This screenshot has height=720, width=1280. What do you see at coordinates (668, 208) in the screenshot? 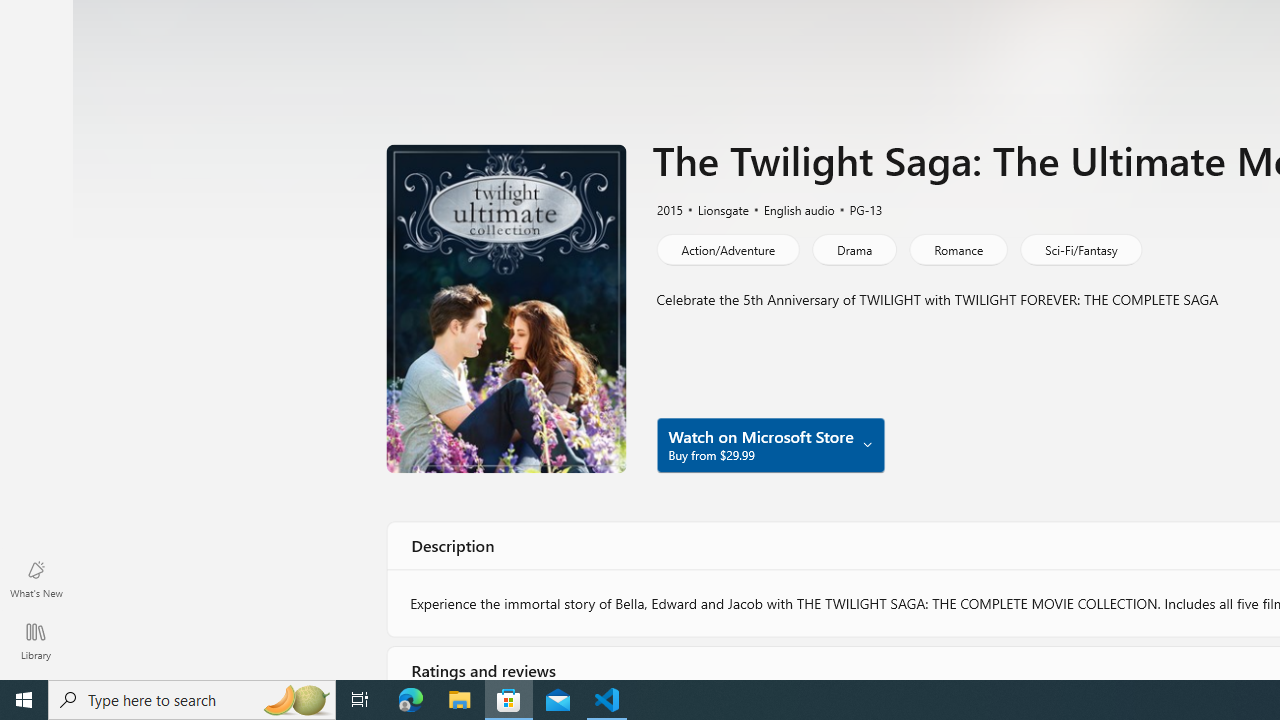
I see `'2015'` at bounding box center [668, 208].